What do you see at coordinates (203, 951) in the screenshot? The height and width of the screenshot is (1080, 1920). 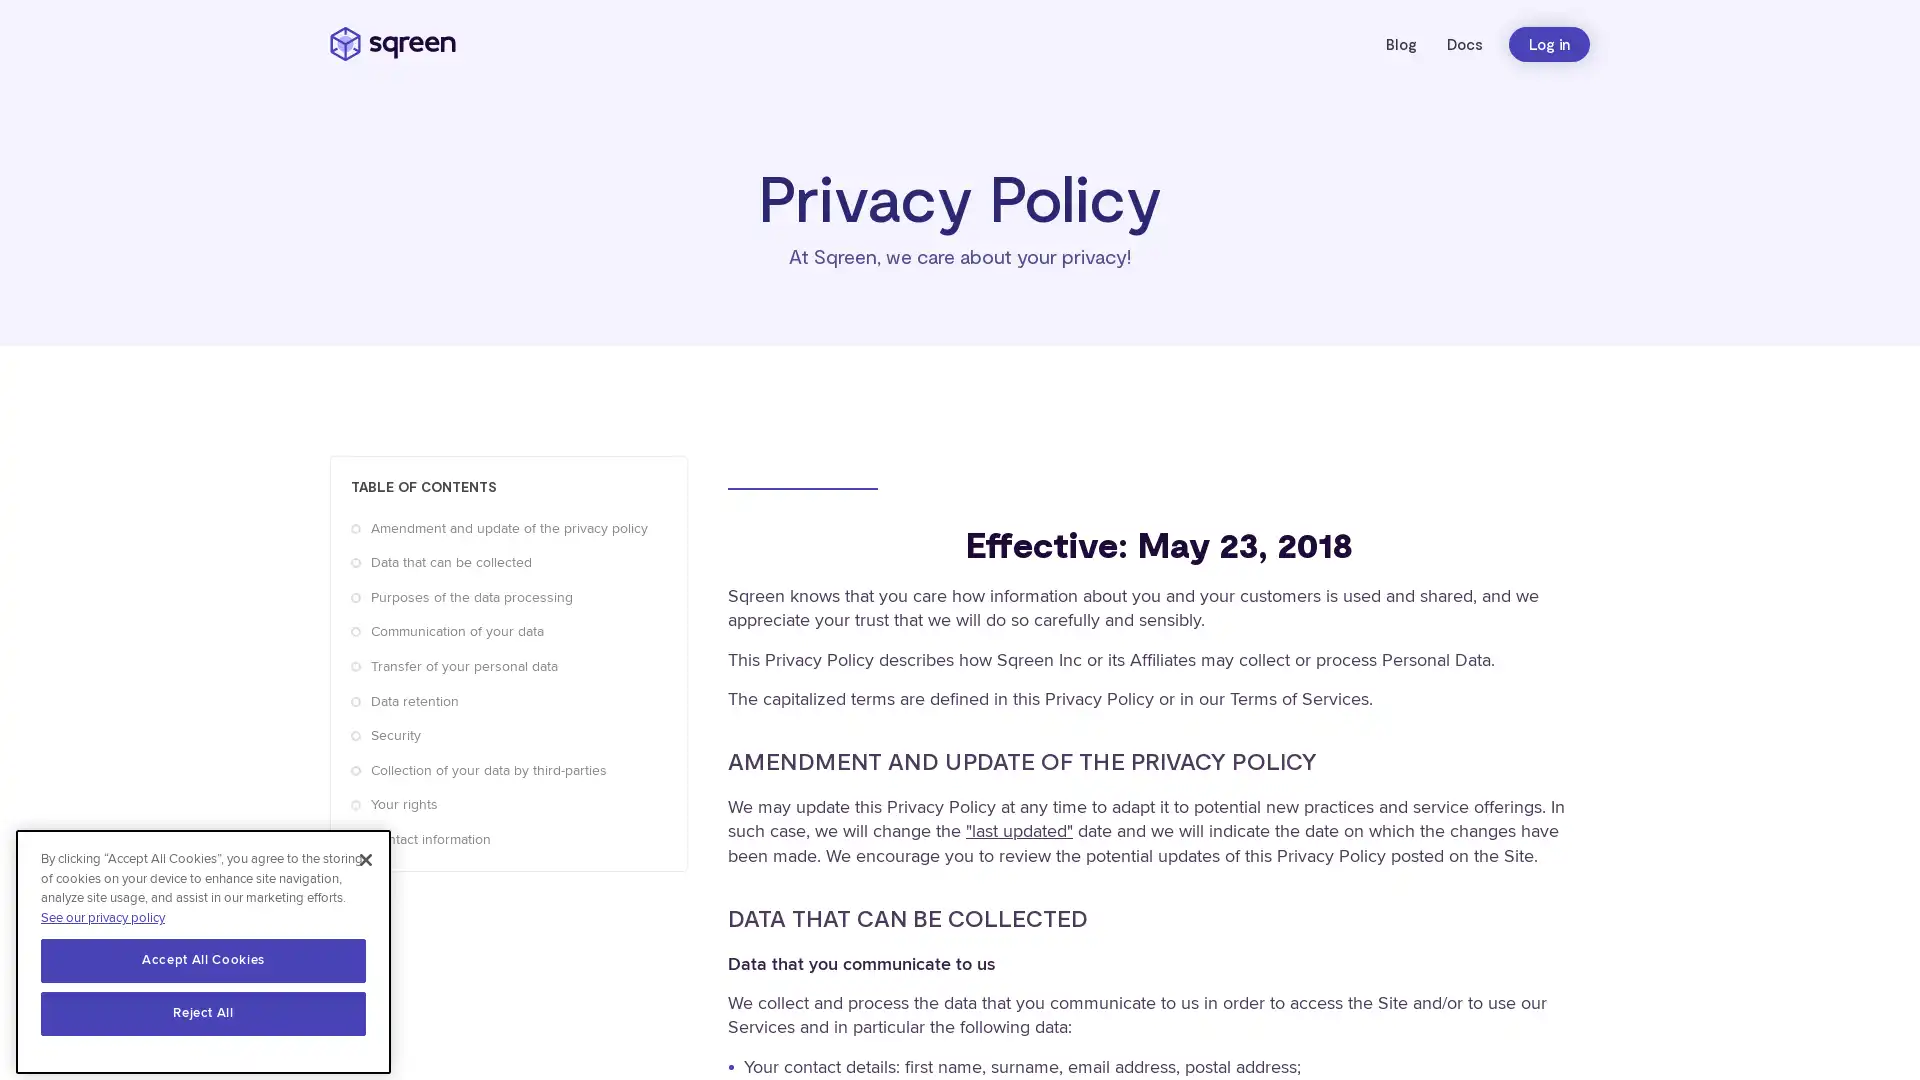 I see `Accept All Cookies` at bounding box center [203, 951].